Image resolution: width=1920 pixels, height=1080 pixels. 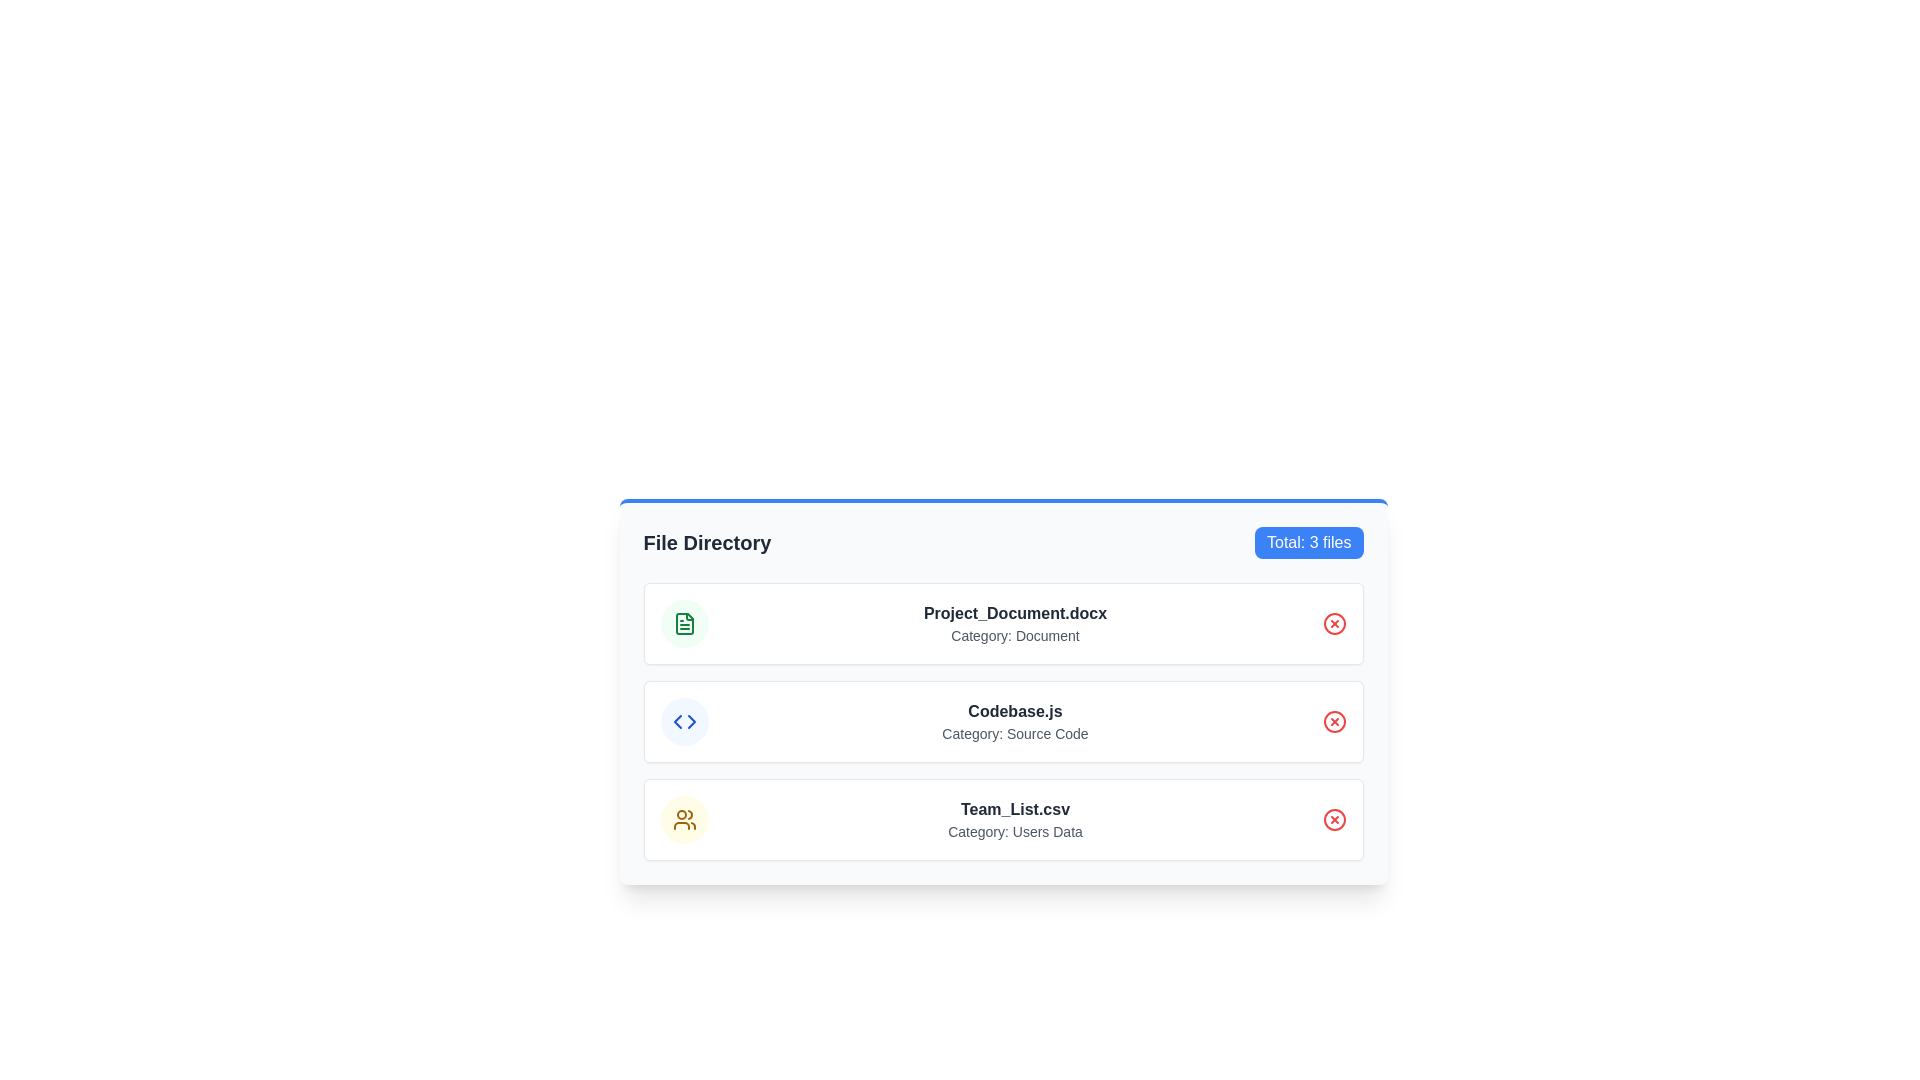 I want to click on the visual representation icon associated with the 'Team_List.csv' file entry, located in the left side of the third item in the vertical list of file entries, so click(x=684, y=820).